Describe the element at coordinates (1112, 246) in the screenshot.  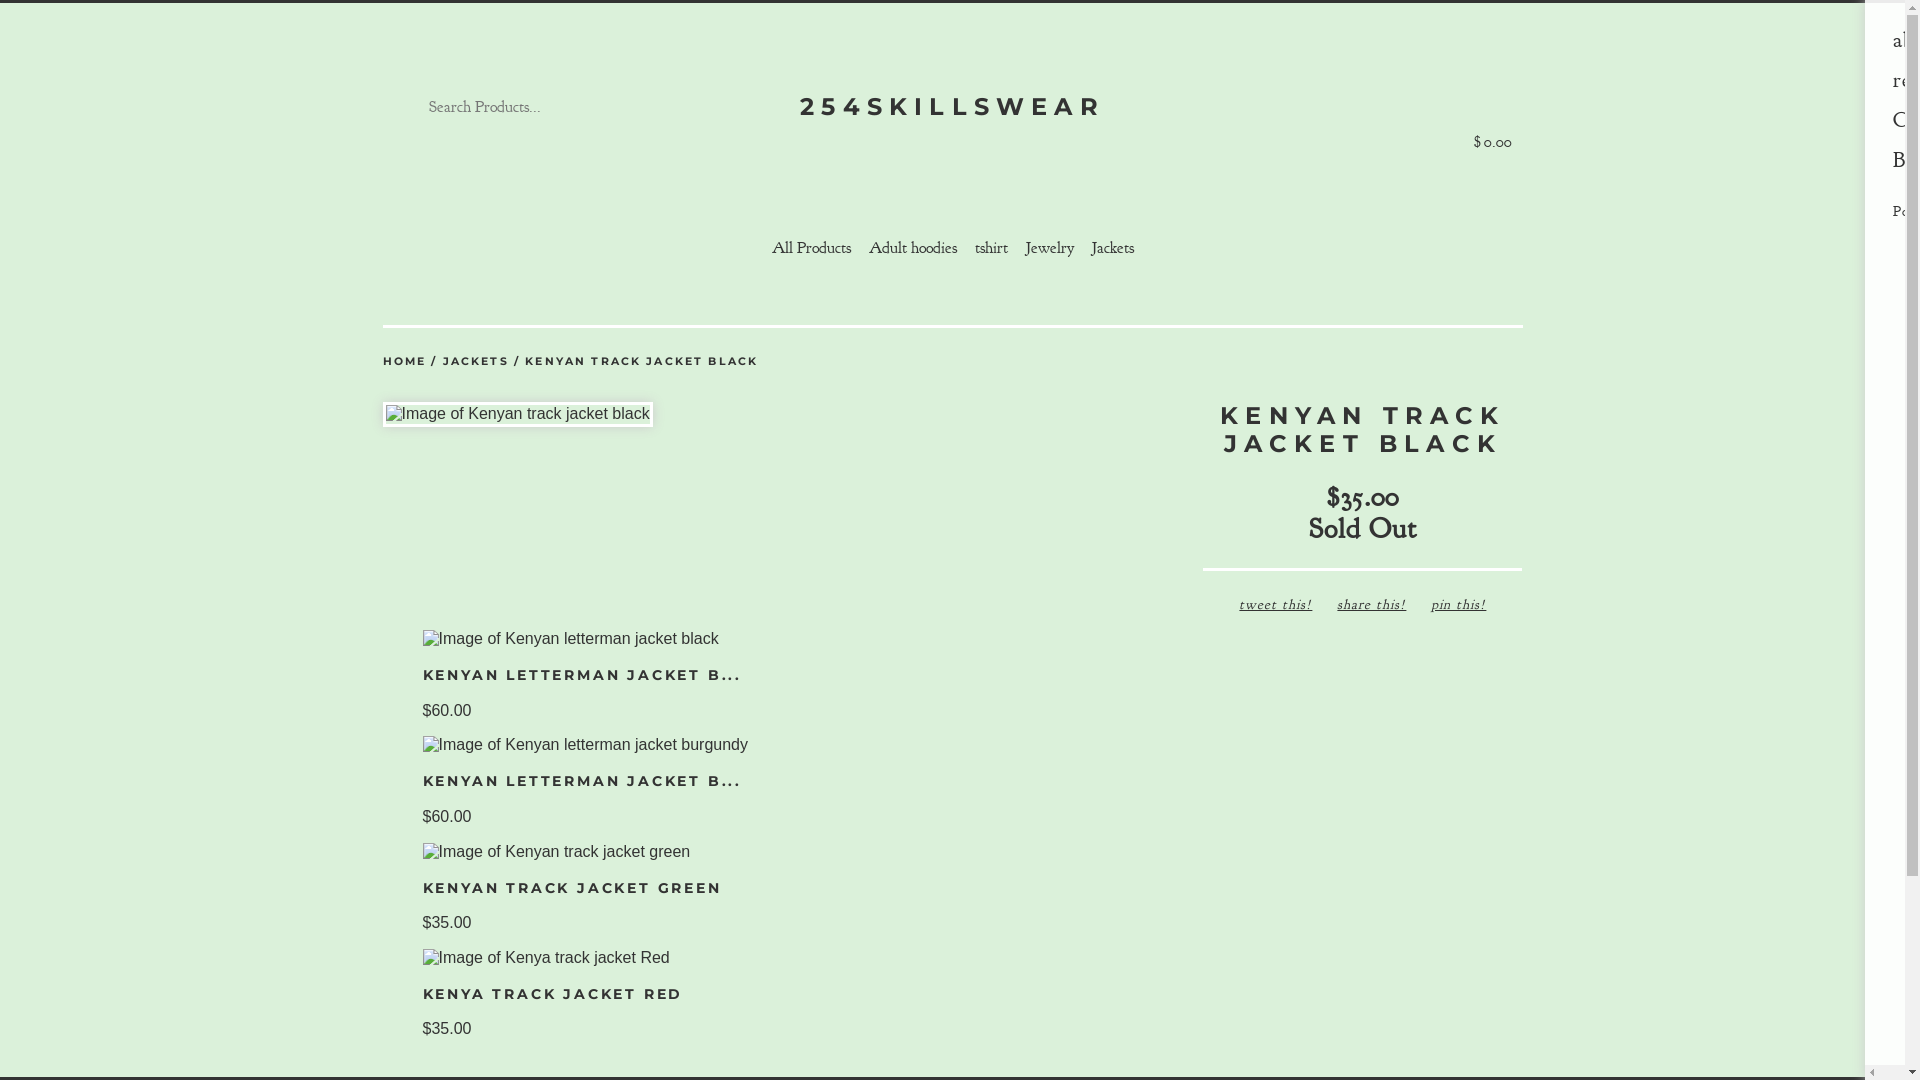
I see `'Jackets'` at that location.